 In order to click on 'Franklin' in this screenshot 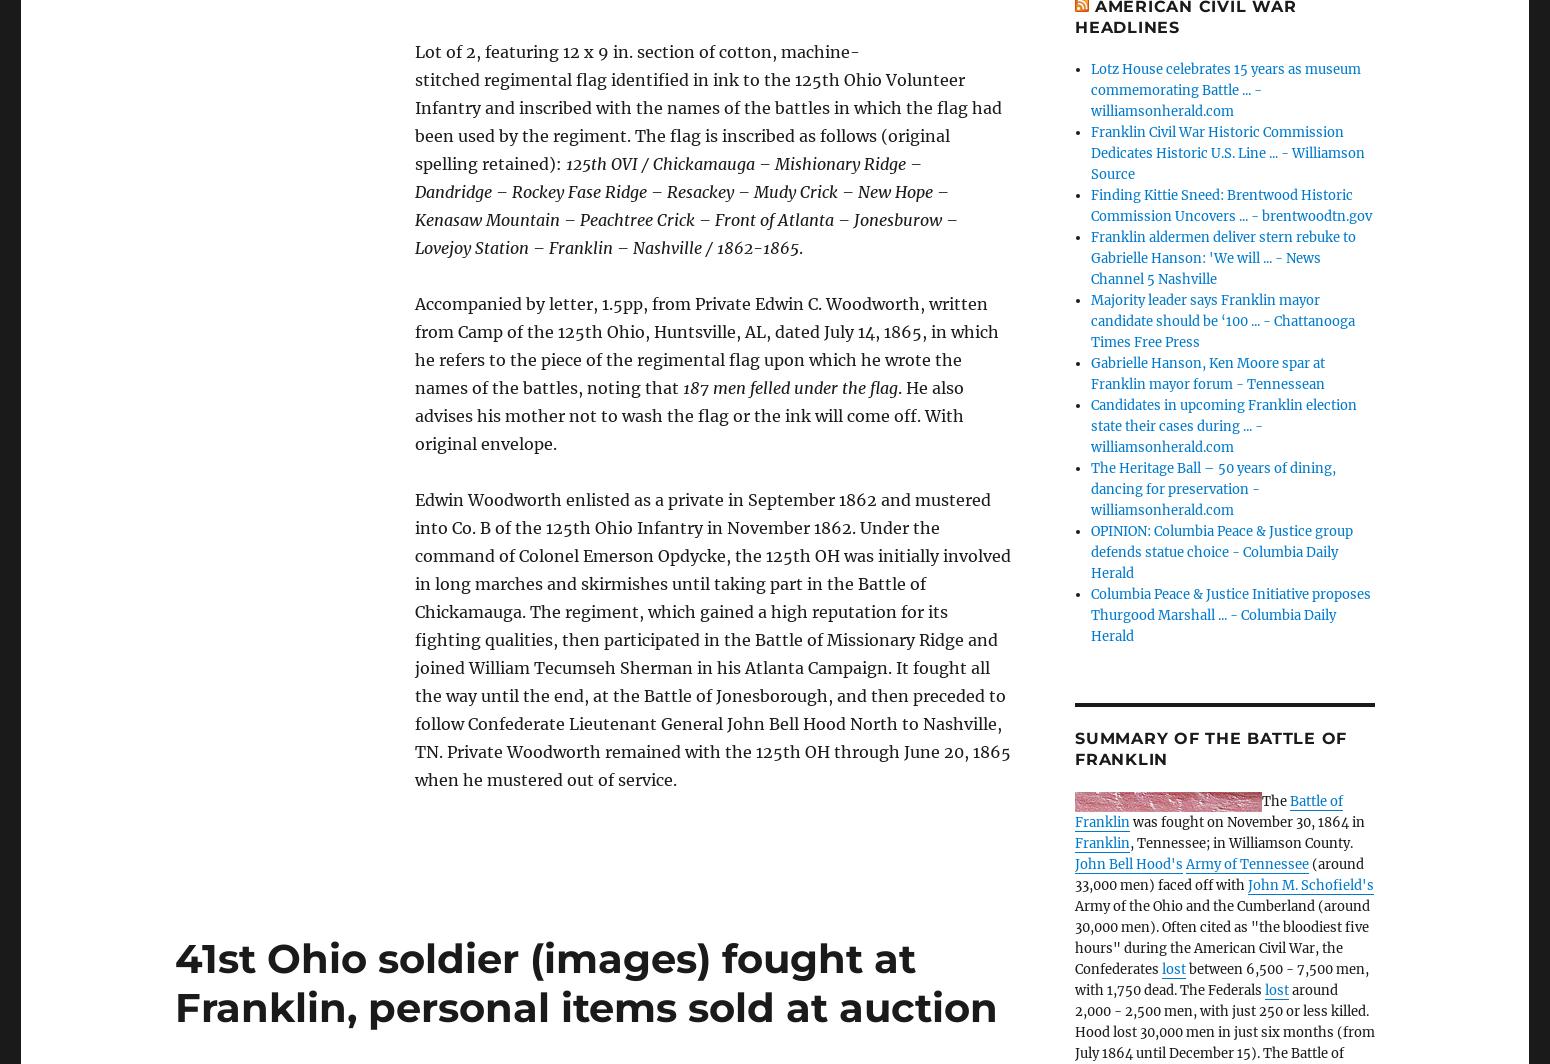, I will do `click(1101, 843)`.